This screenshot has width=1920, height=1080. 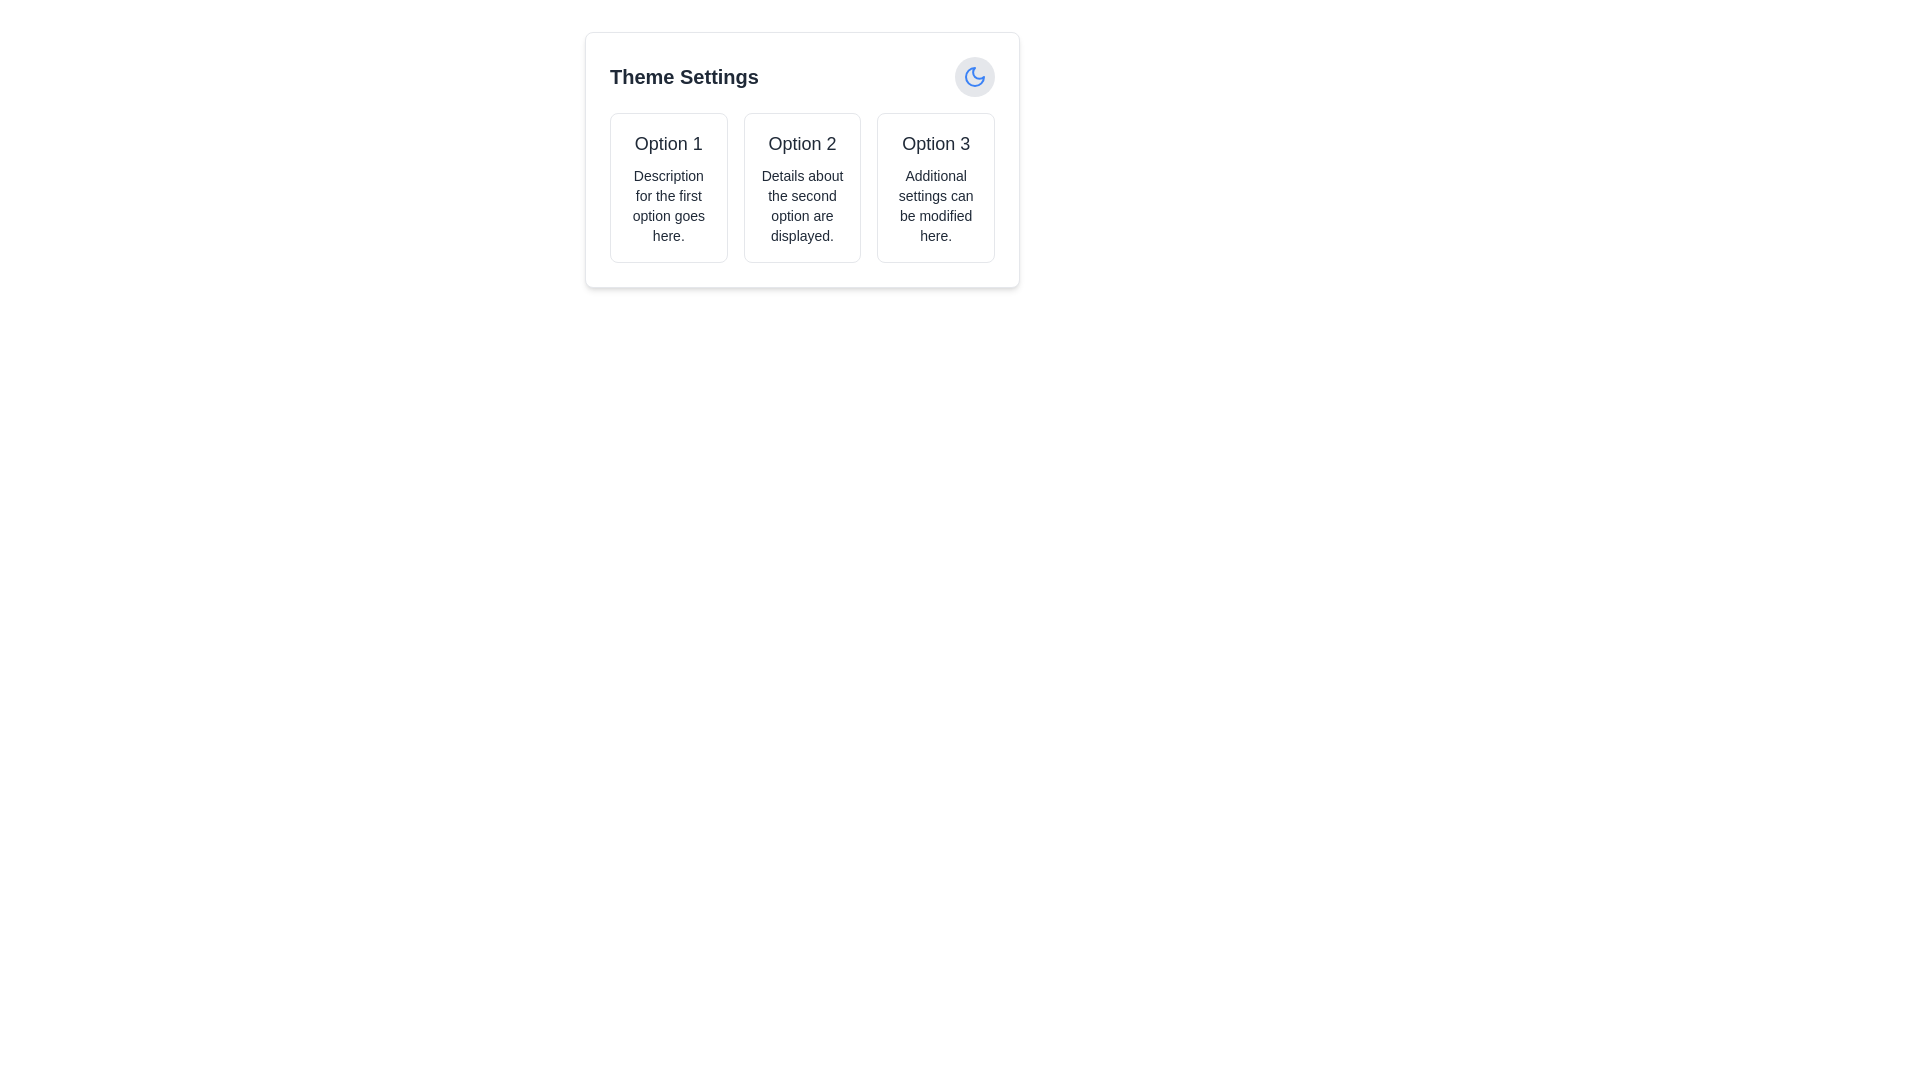 I want to click on the Informational card related to 'Option 3', located in the third column of the grid layout, so click(x=935, y=188).